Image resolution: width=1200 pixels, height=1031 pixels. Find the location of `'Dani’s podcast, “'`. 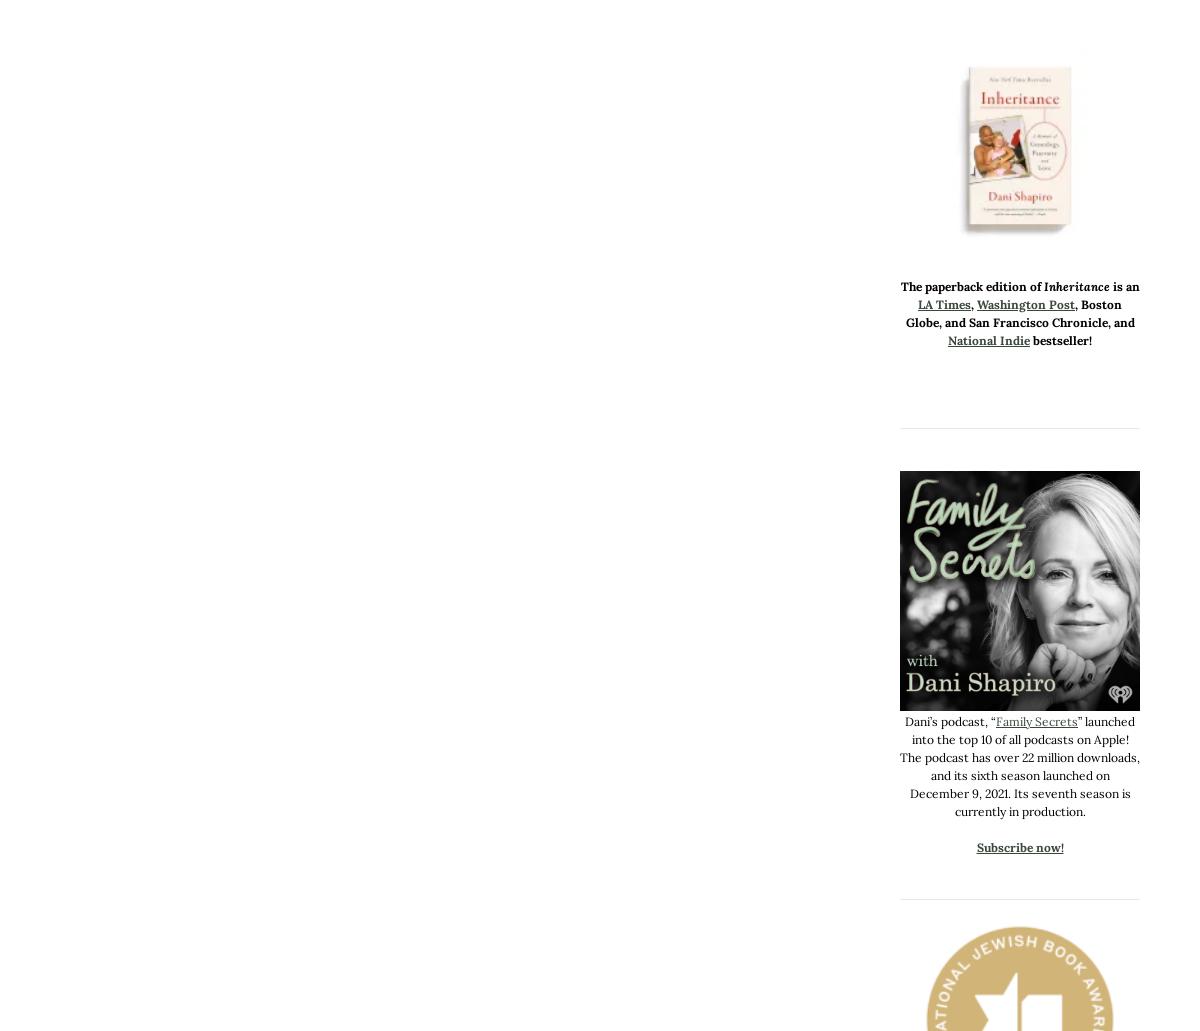

'Dani’s podcast, “' is located at coordinates (950, 721).